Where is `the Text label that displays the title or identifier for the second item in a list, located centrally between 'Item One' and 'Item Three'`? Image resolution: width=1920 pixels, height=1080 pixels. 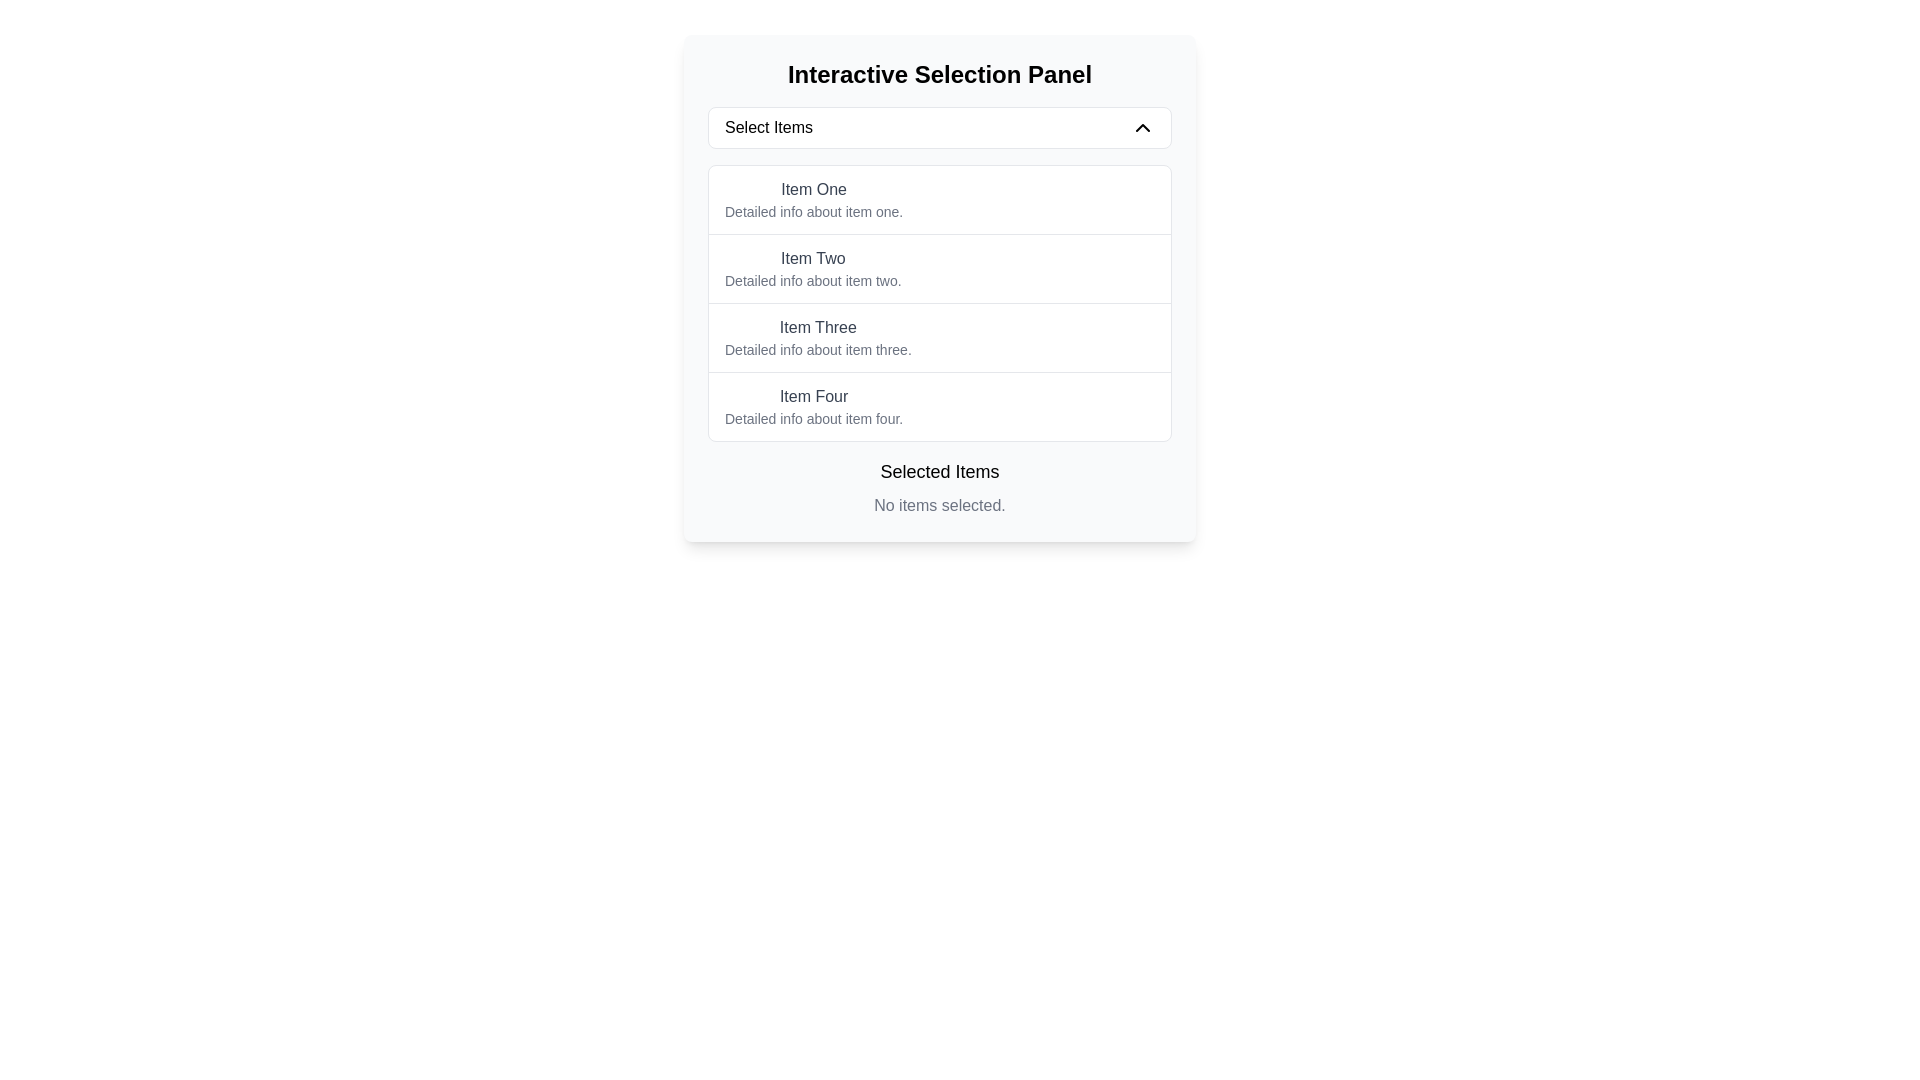
the Text label that displays the title or identifier for the second item in a list, located centrally between 'Item One' and 'Item Three' is located at coordinates (813, 257).